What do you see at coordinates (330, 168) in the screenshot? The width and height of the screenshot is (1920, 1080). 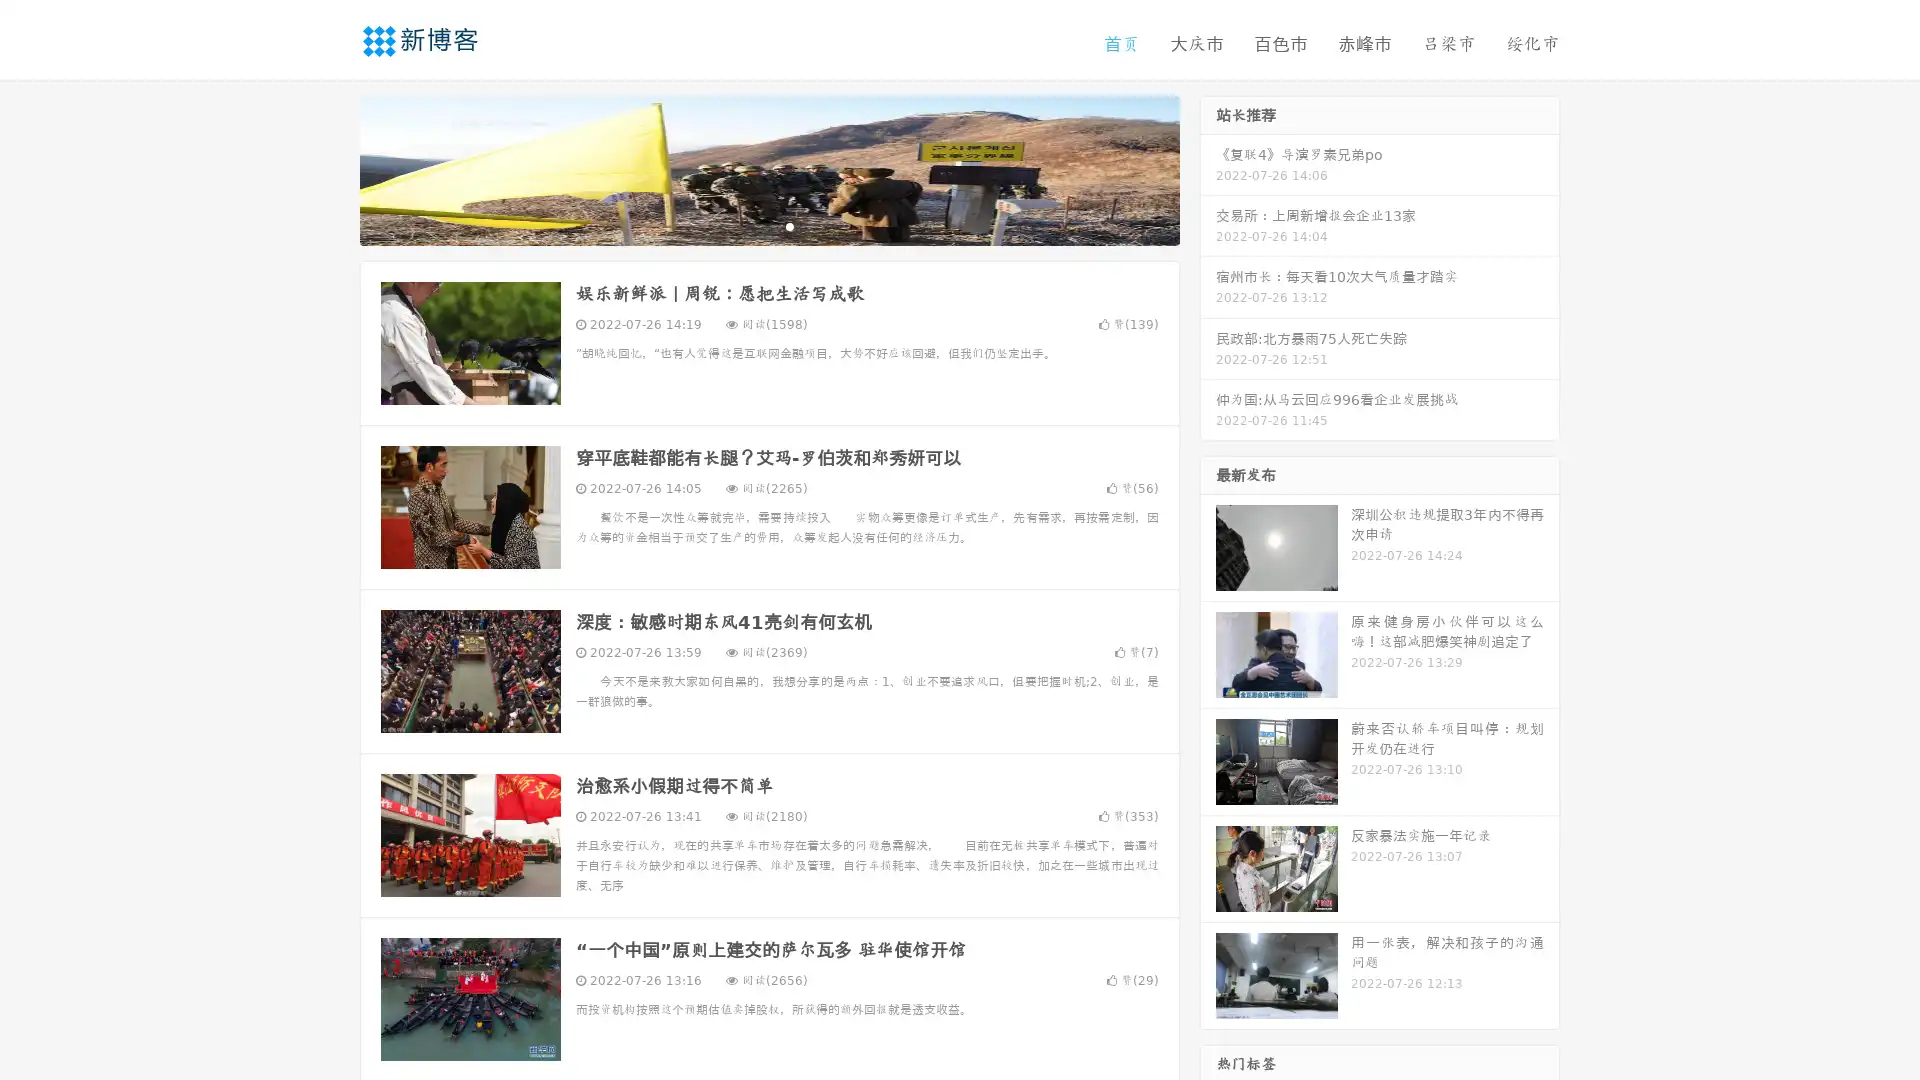 I see `Previous slide` at bounding box center [330, 168].